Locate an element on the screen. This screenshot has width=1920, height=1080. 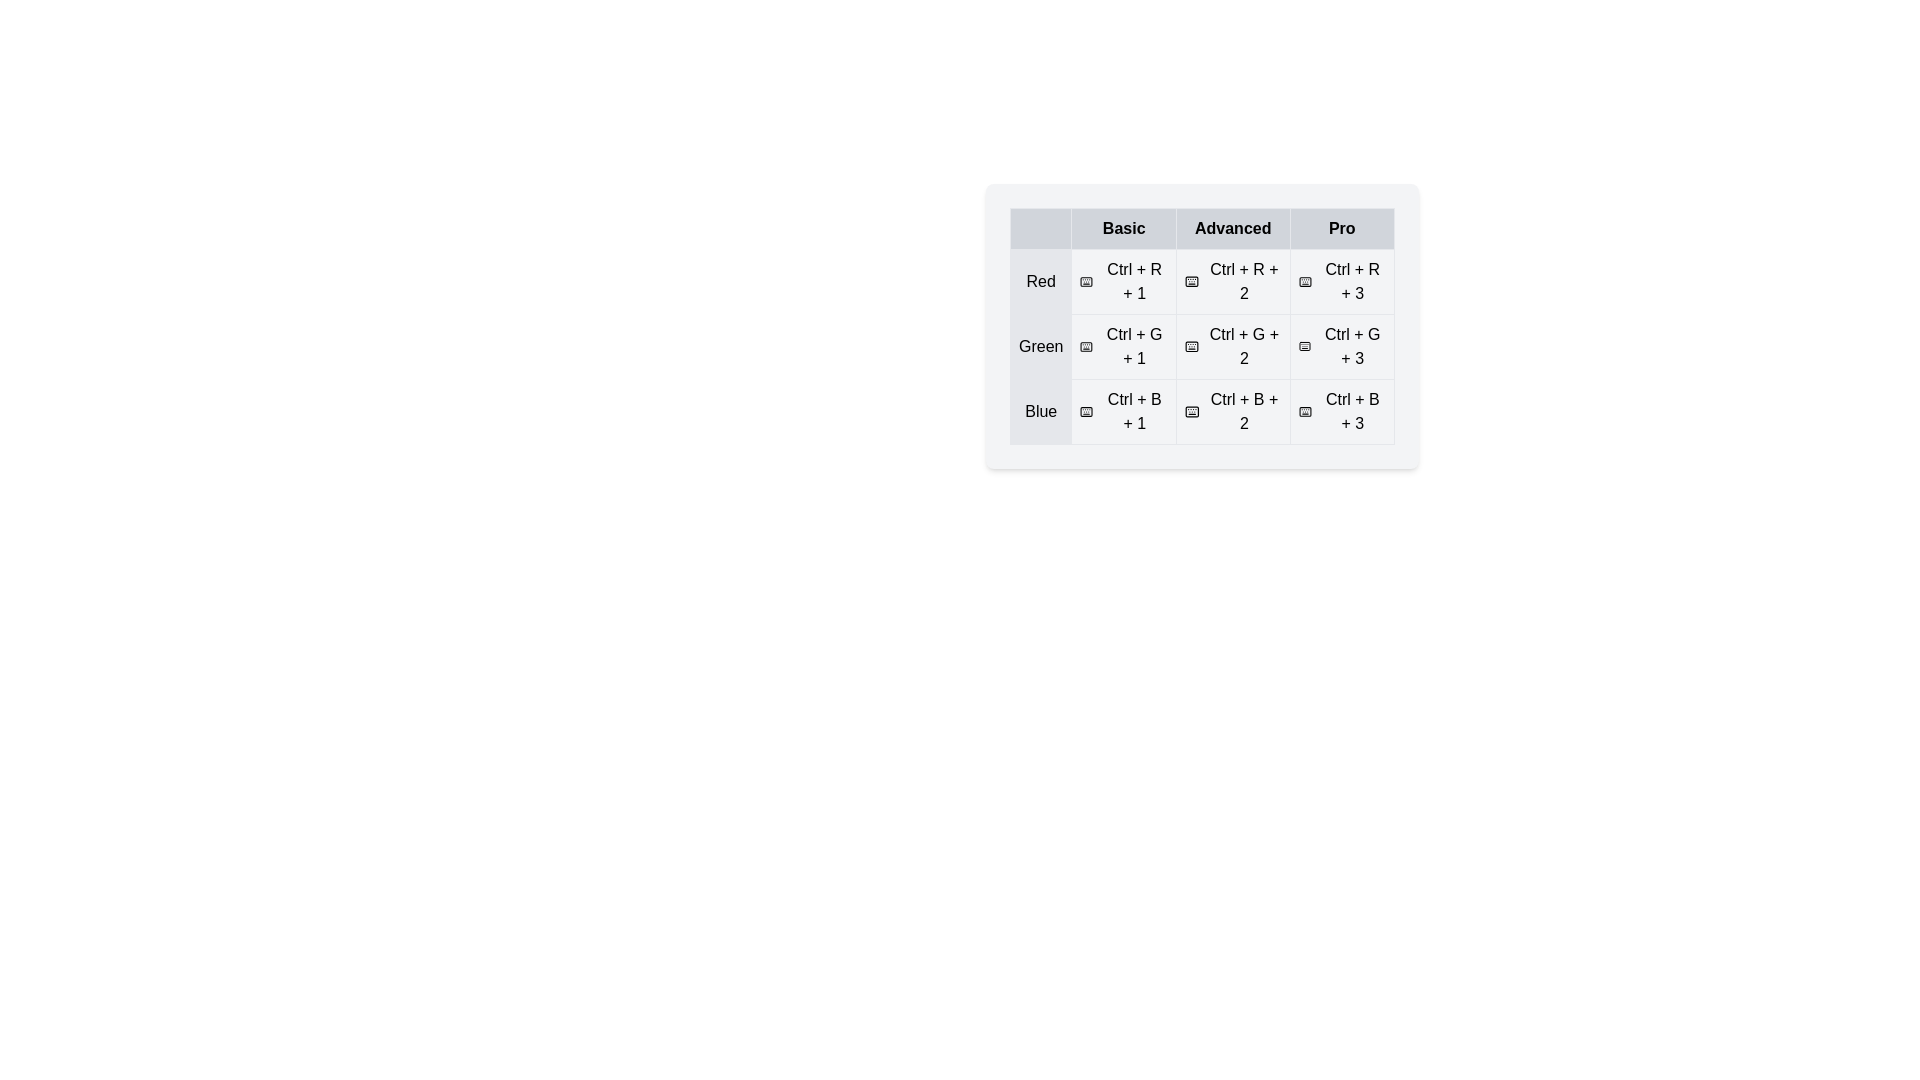
the Label element displaying 'Ctrl + G + 1' with a keyboard icon, located in the 'Green' row and 'Basic' column of the grid is located at coordinates (1124, 346).